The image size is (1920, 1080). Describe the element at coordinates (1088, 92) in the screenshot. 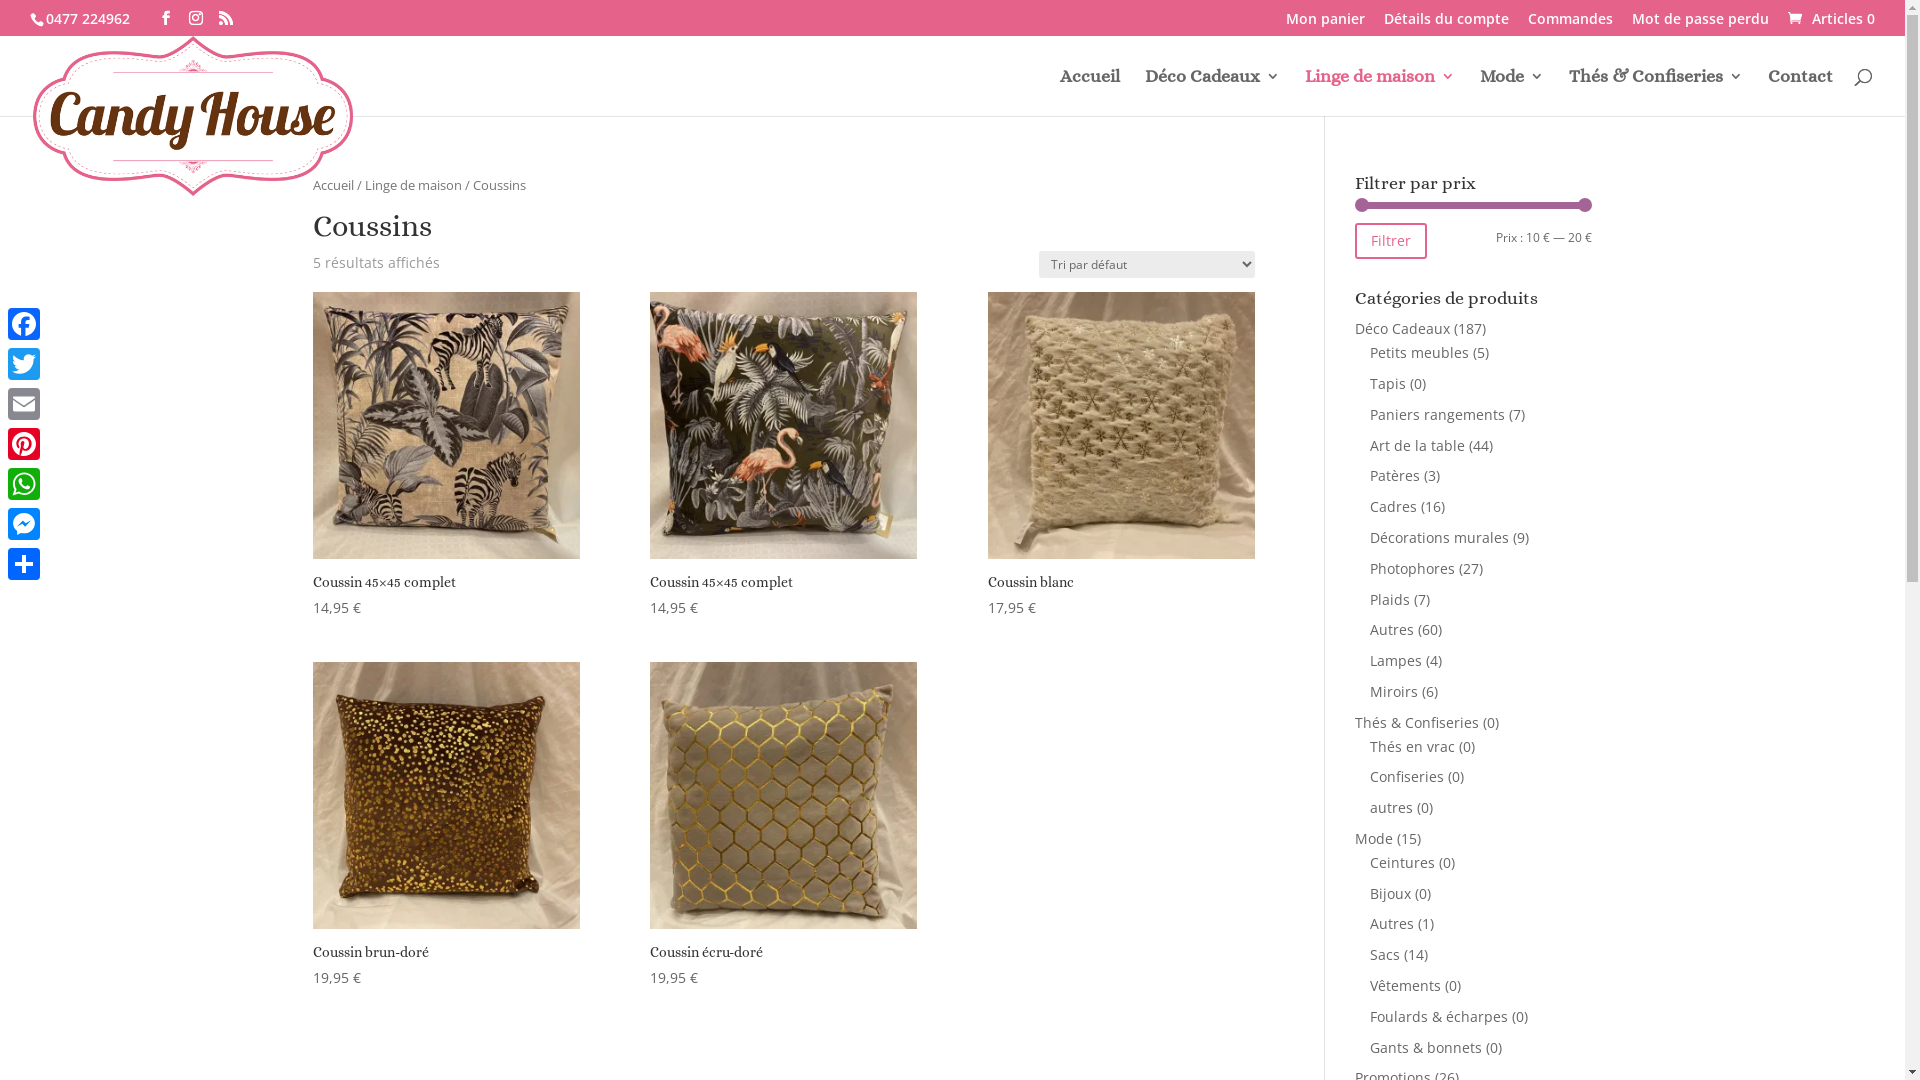

I see `'Accueil'` at that location.